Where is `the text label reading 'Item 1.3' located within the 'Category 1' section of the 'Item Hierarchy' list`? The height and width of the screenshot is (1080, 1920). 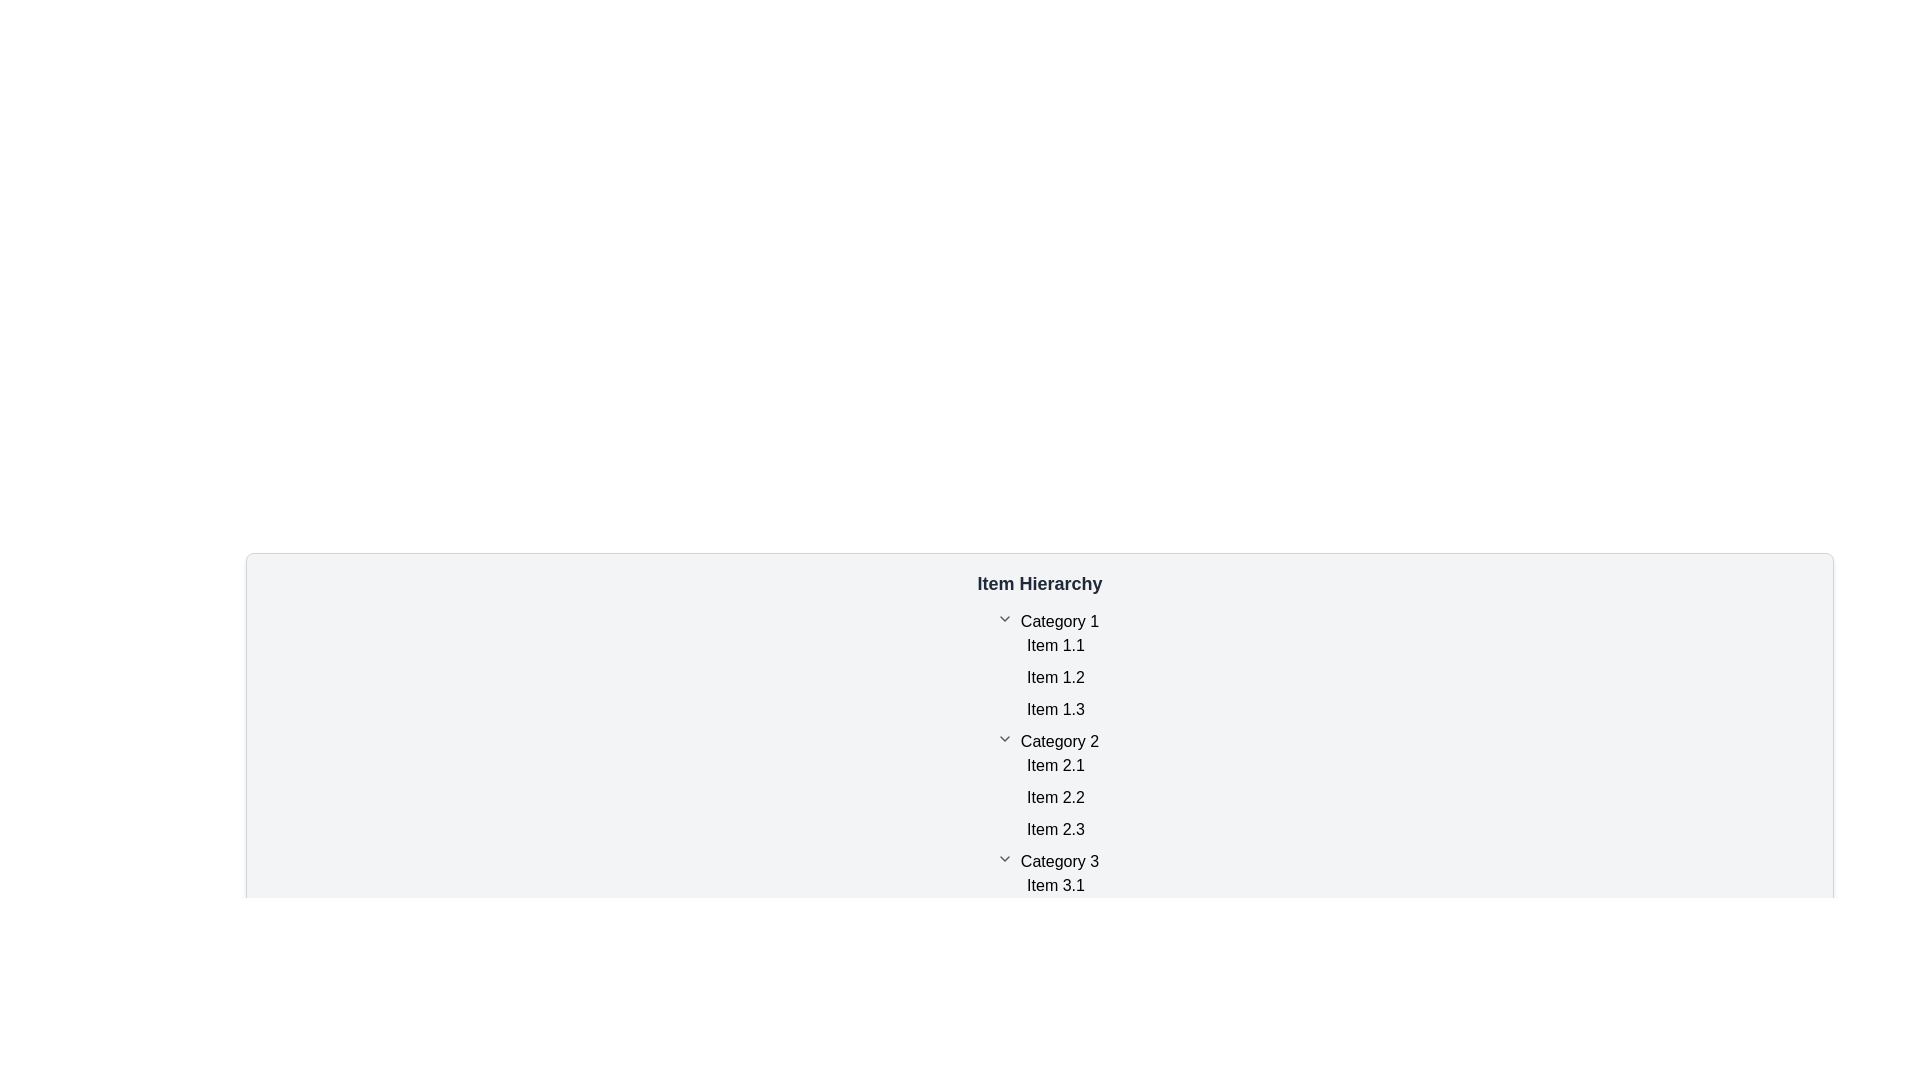 the text label reading 'Item 1.3' located within the 'Category 1' section of the 'Item Hierarchy' list is located at coordinates (1055, 708).